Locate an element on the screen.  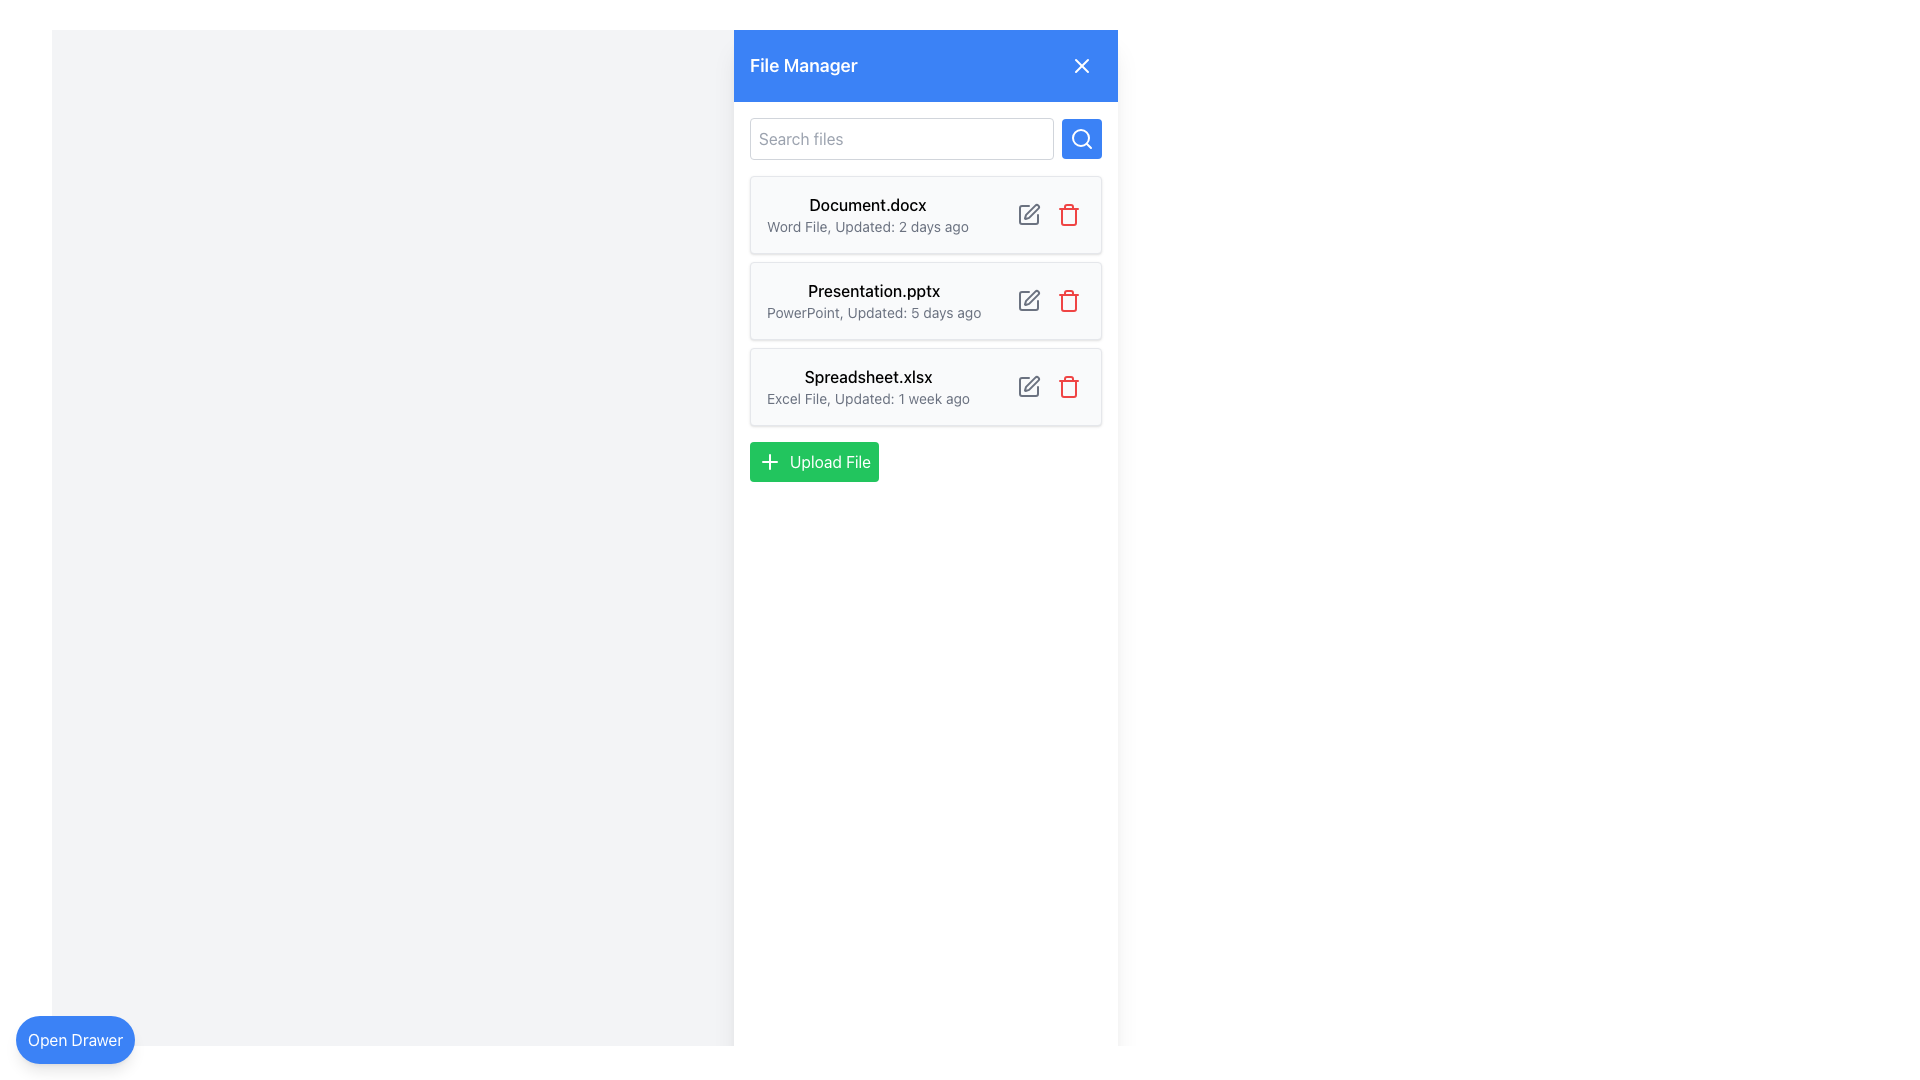
the pencil icon button located in the top-right corner of the third file entry for 'Spreadsheet.xlsx' to initiate an edit action is located at coordinates (1048, 386).